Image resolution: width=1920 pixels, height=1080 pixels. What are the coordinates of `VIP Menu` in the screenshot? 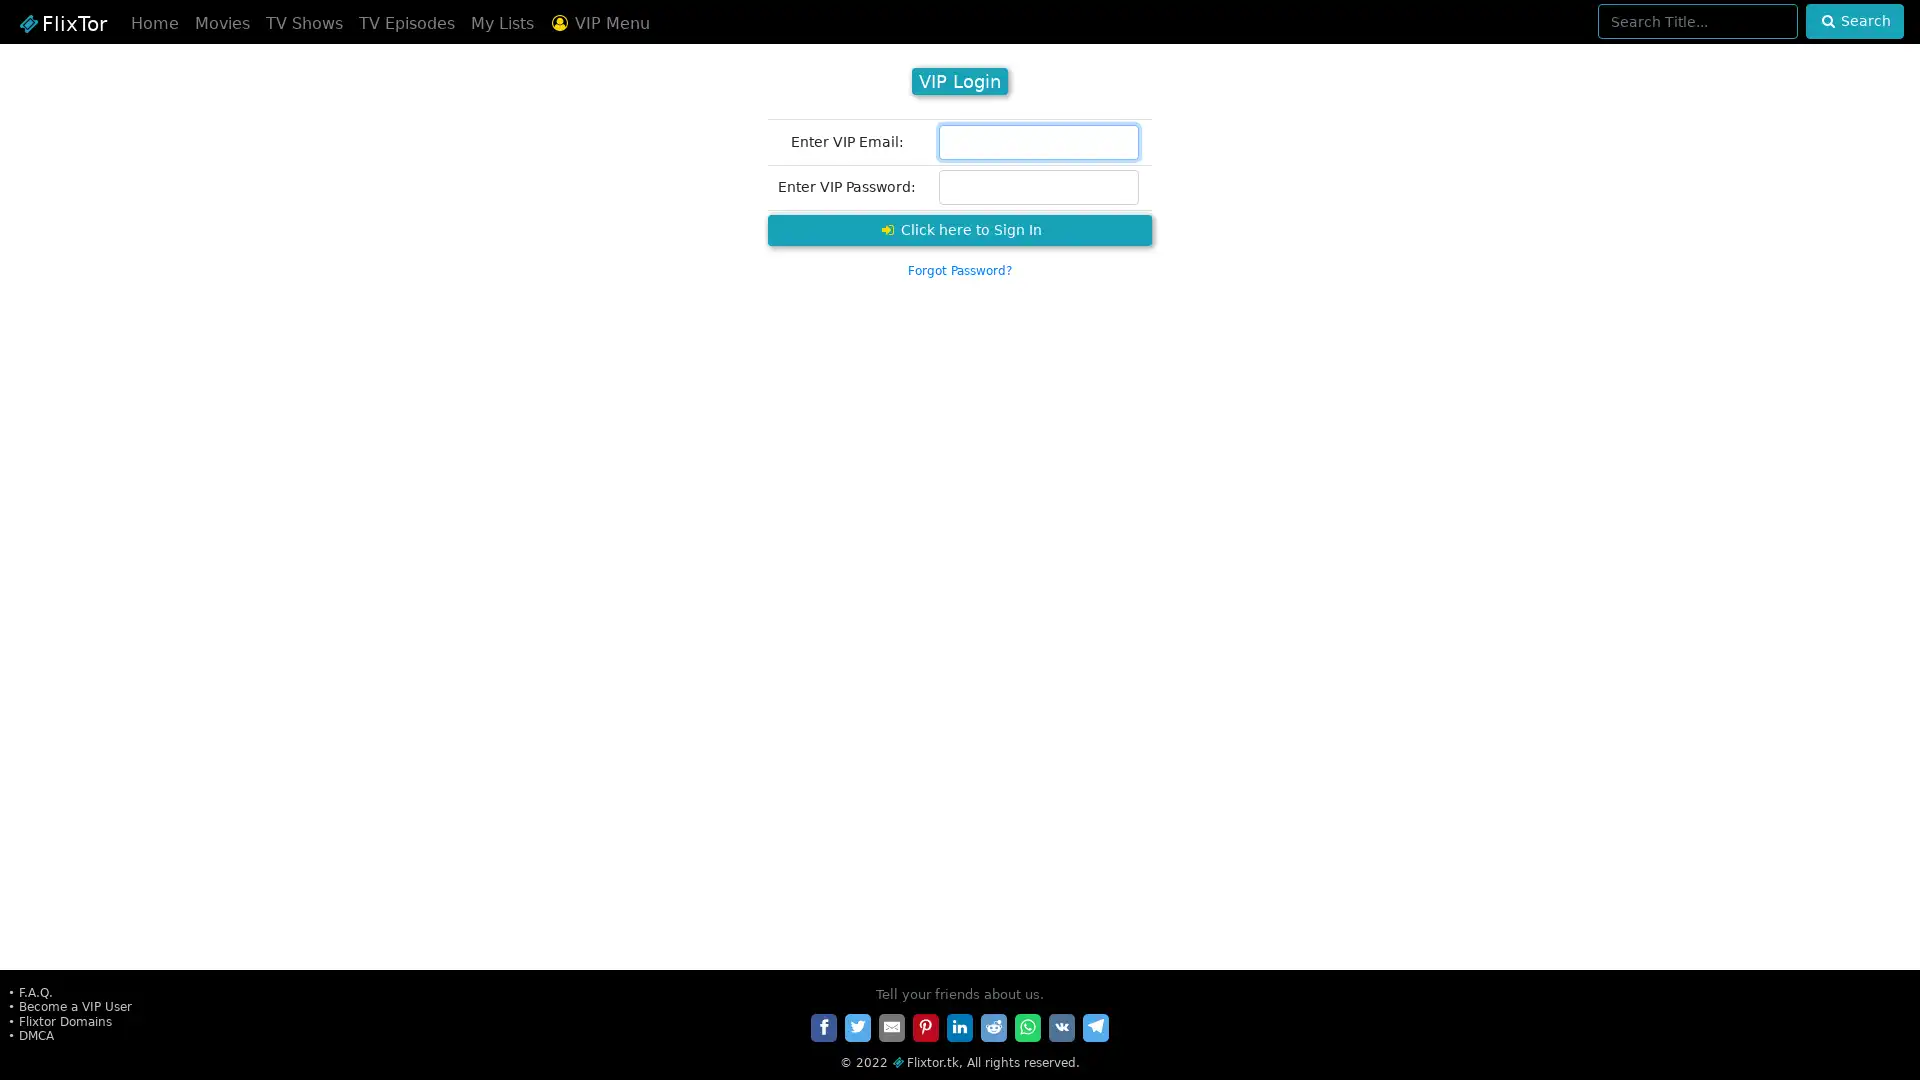 It's located at (598, 23).